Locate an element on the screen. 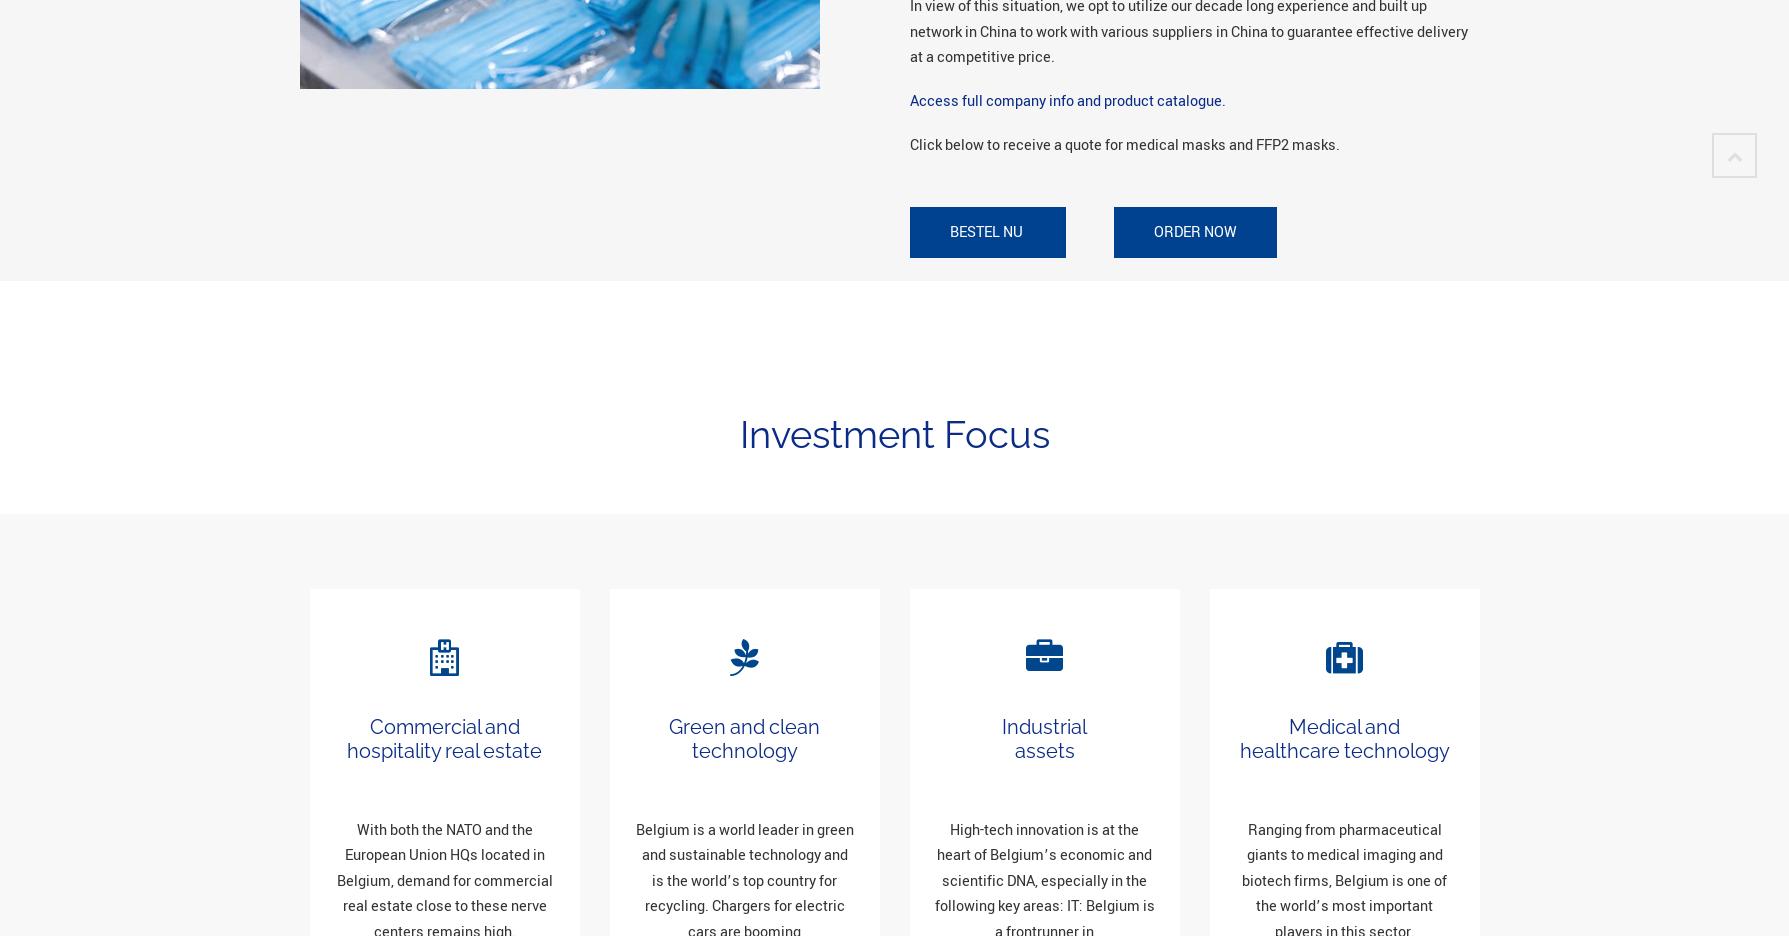 This screenshot has height=936, width=1789. 'assets' is located at coordinates (1043, 750).